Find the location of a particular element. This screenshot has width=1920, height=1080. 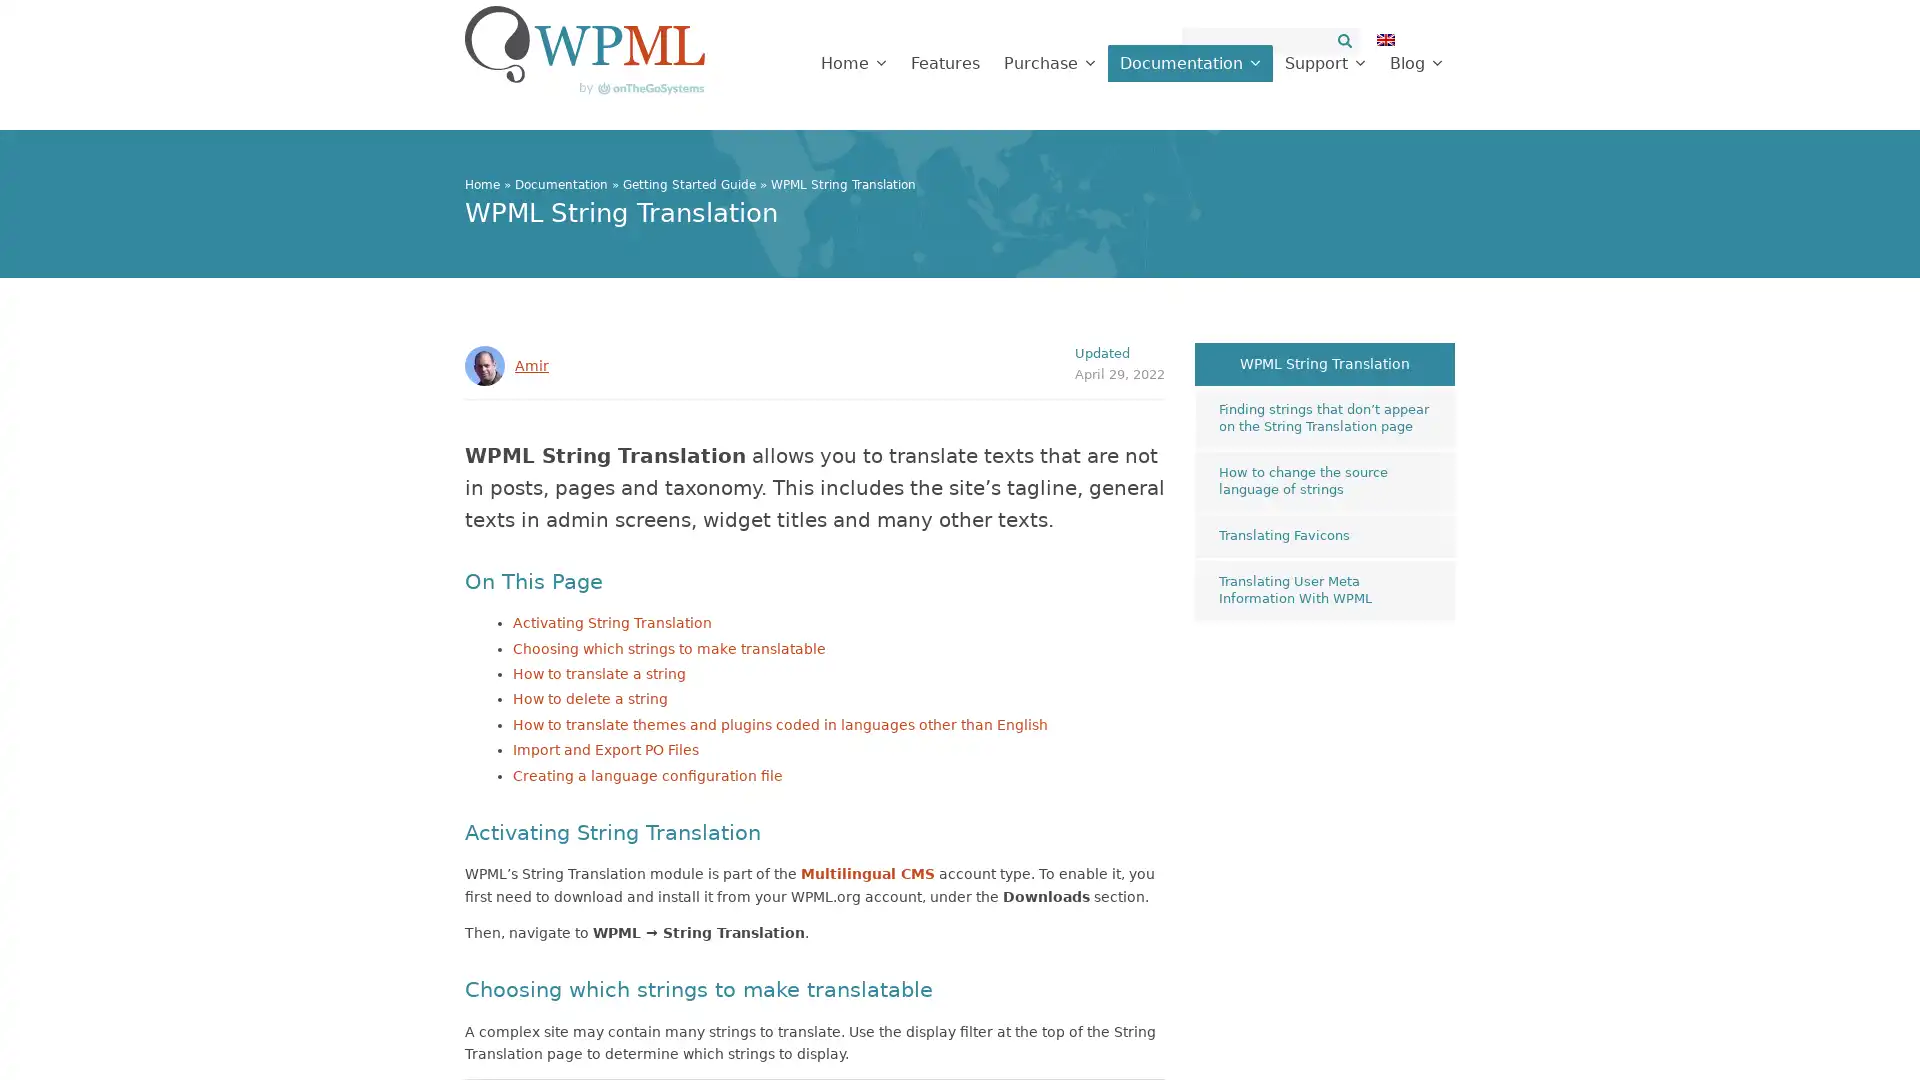

Search is located at coordinates (1344, 43).